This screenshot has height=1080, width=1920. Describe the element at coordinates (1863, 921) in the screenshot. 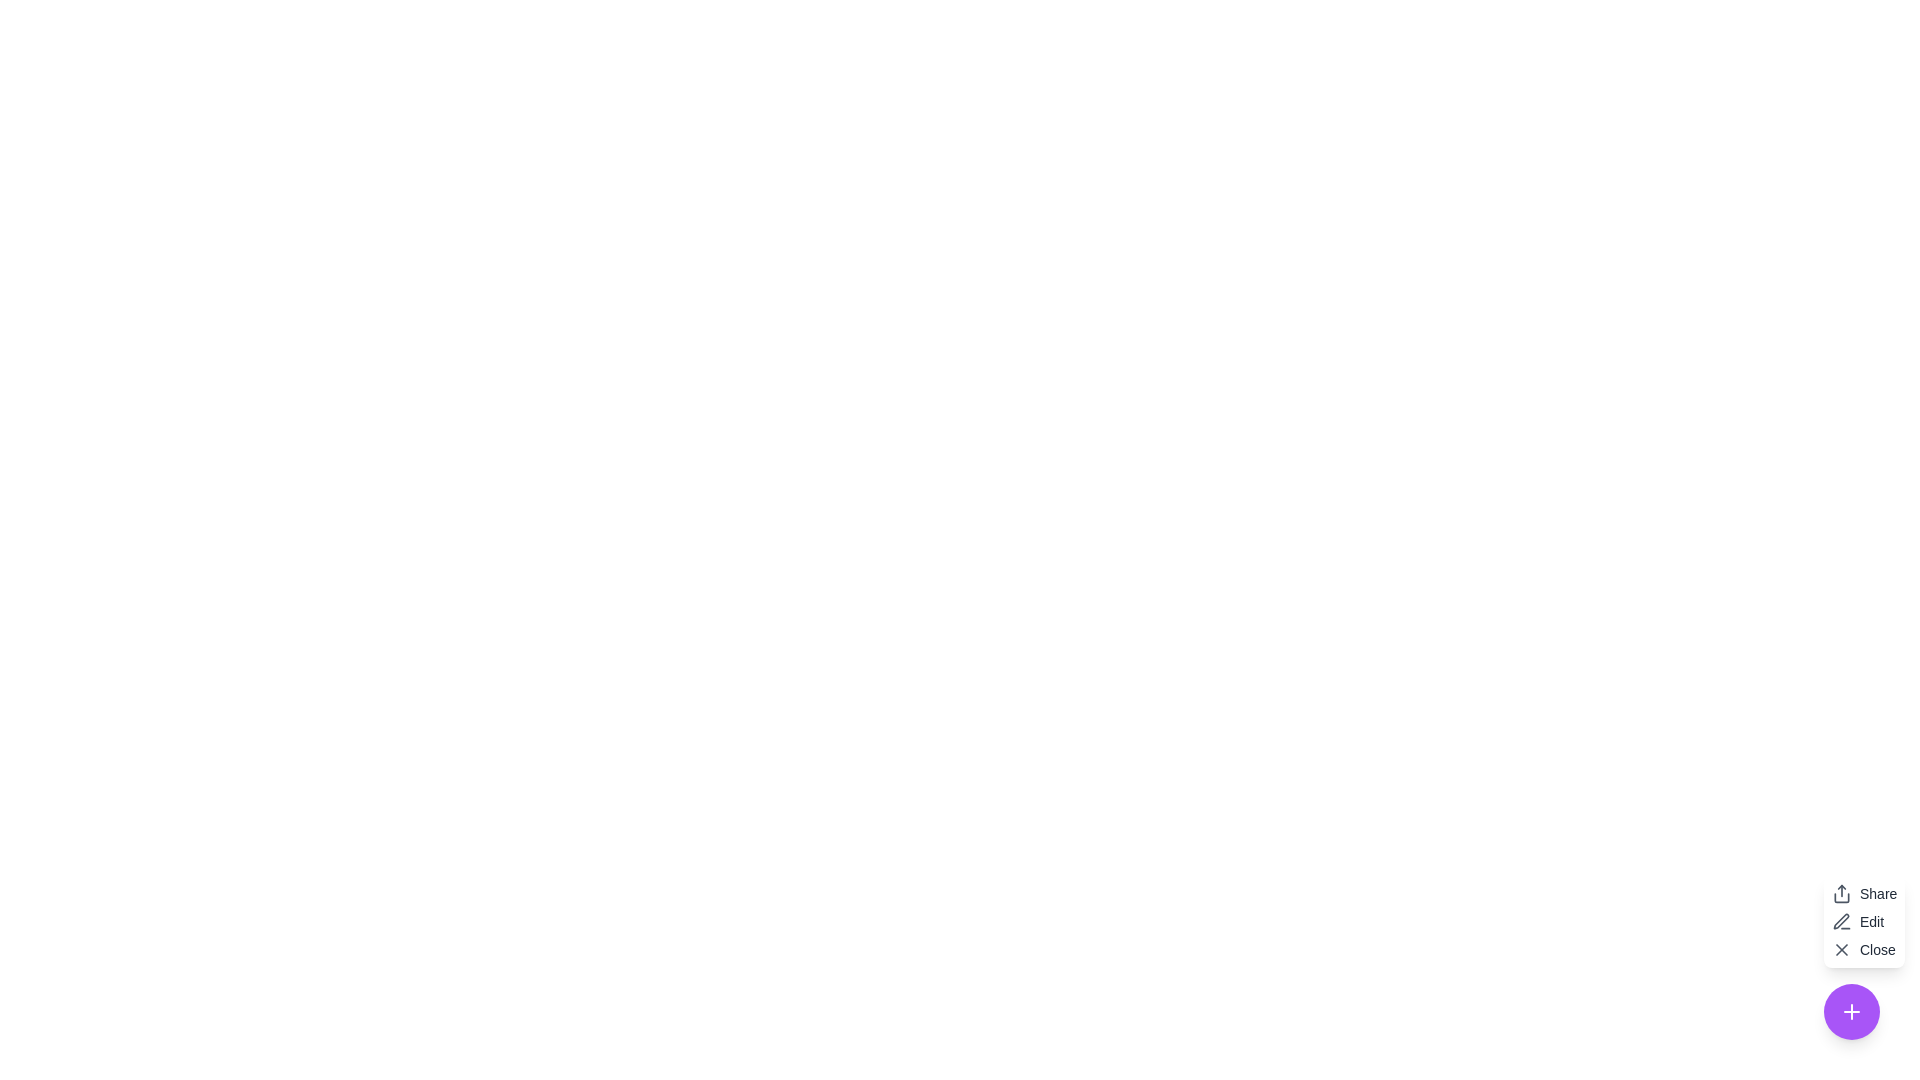

I see `the Edit button located below the Share option and above the Close option to initiate an editing workflow` at that location.